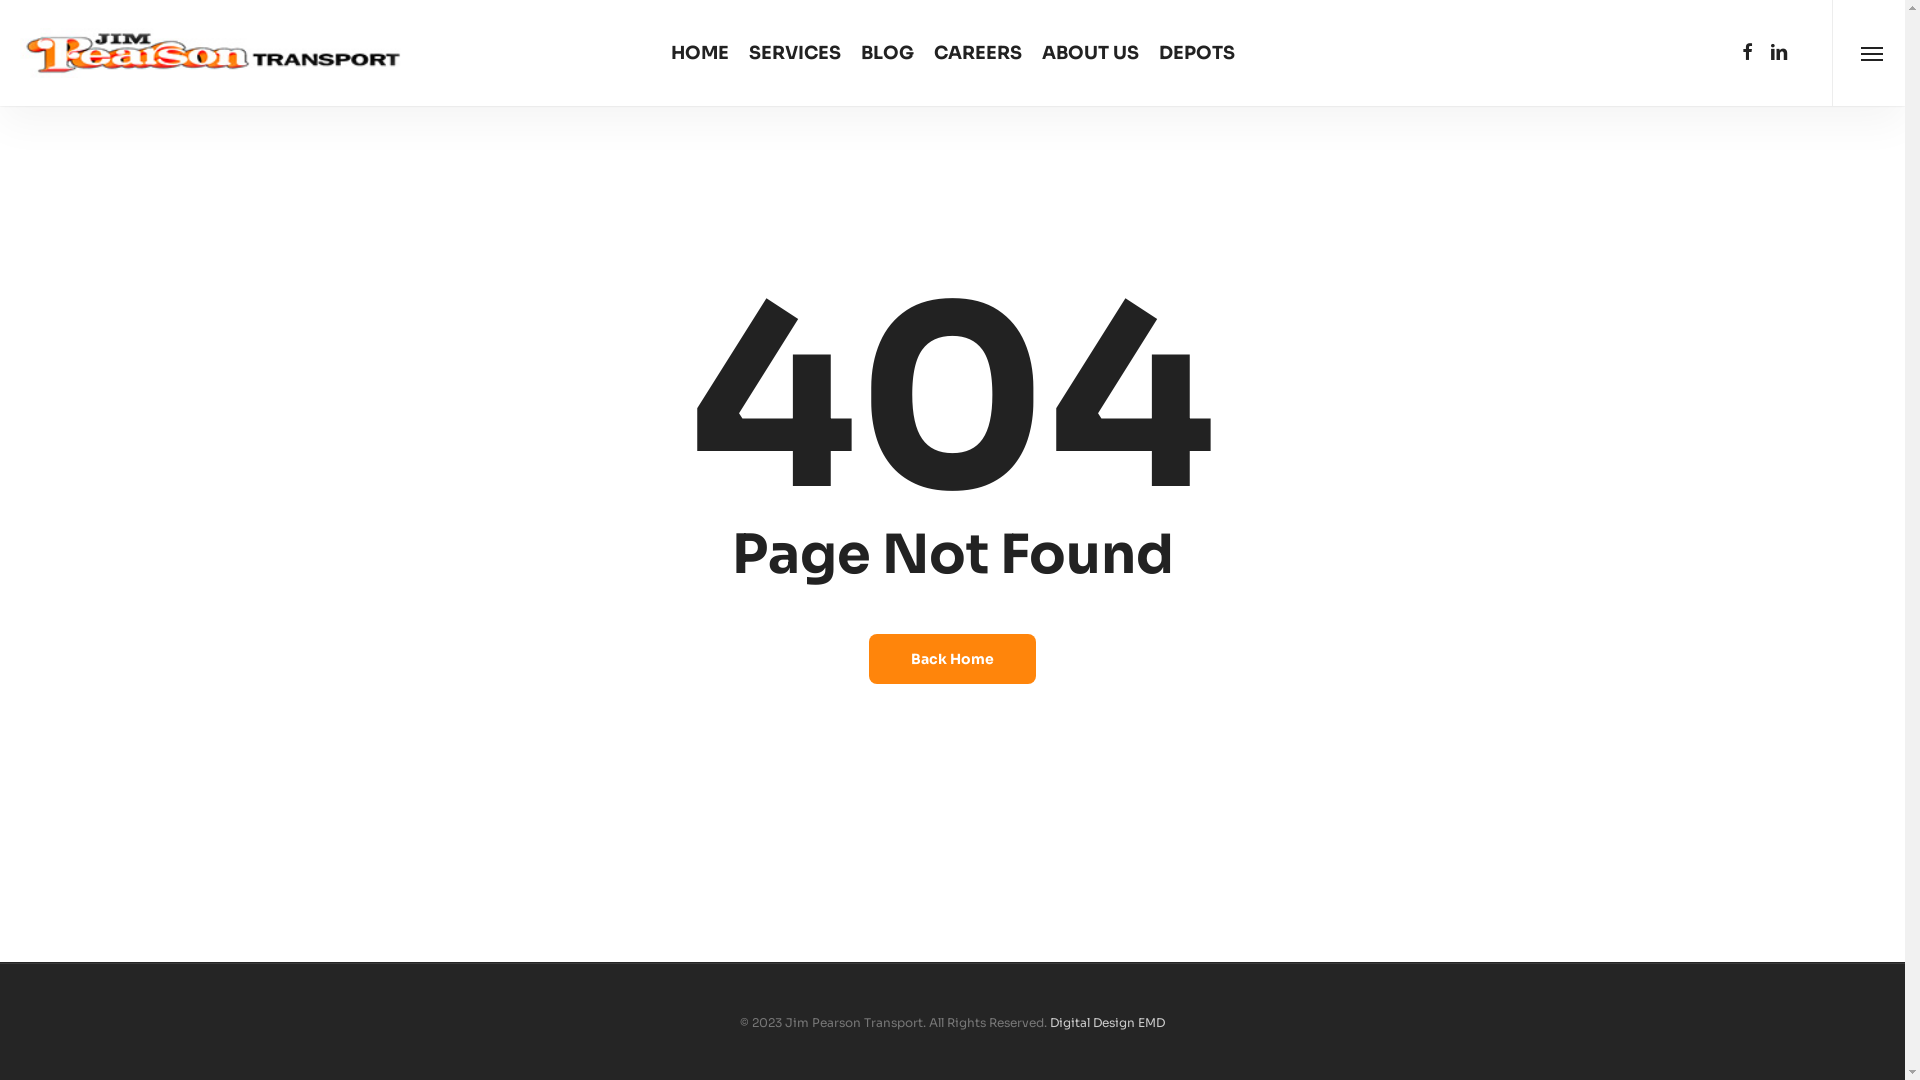  I want to click on 'DEPOTS', so click(1147, 52).